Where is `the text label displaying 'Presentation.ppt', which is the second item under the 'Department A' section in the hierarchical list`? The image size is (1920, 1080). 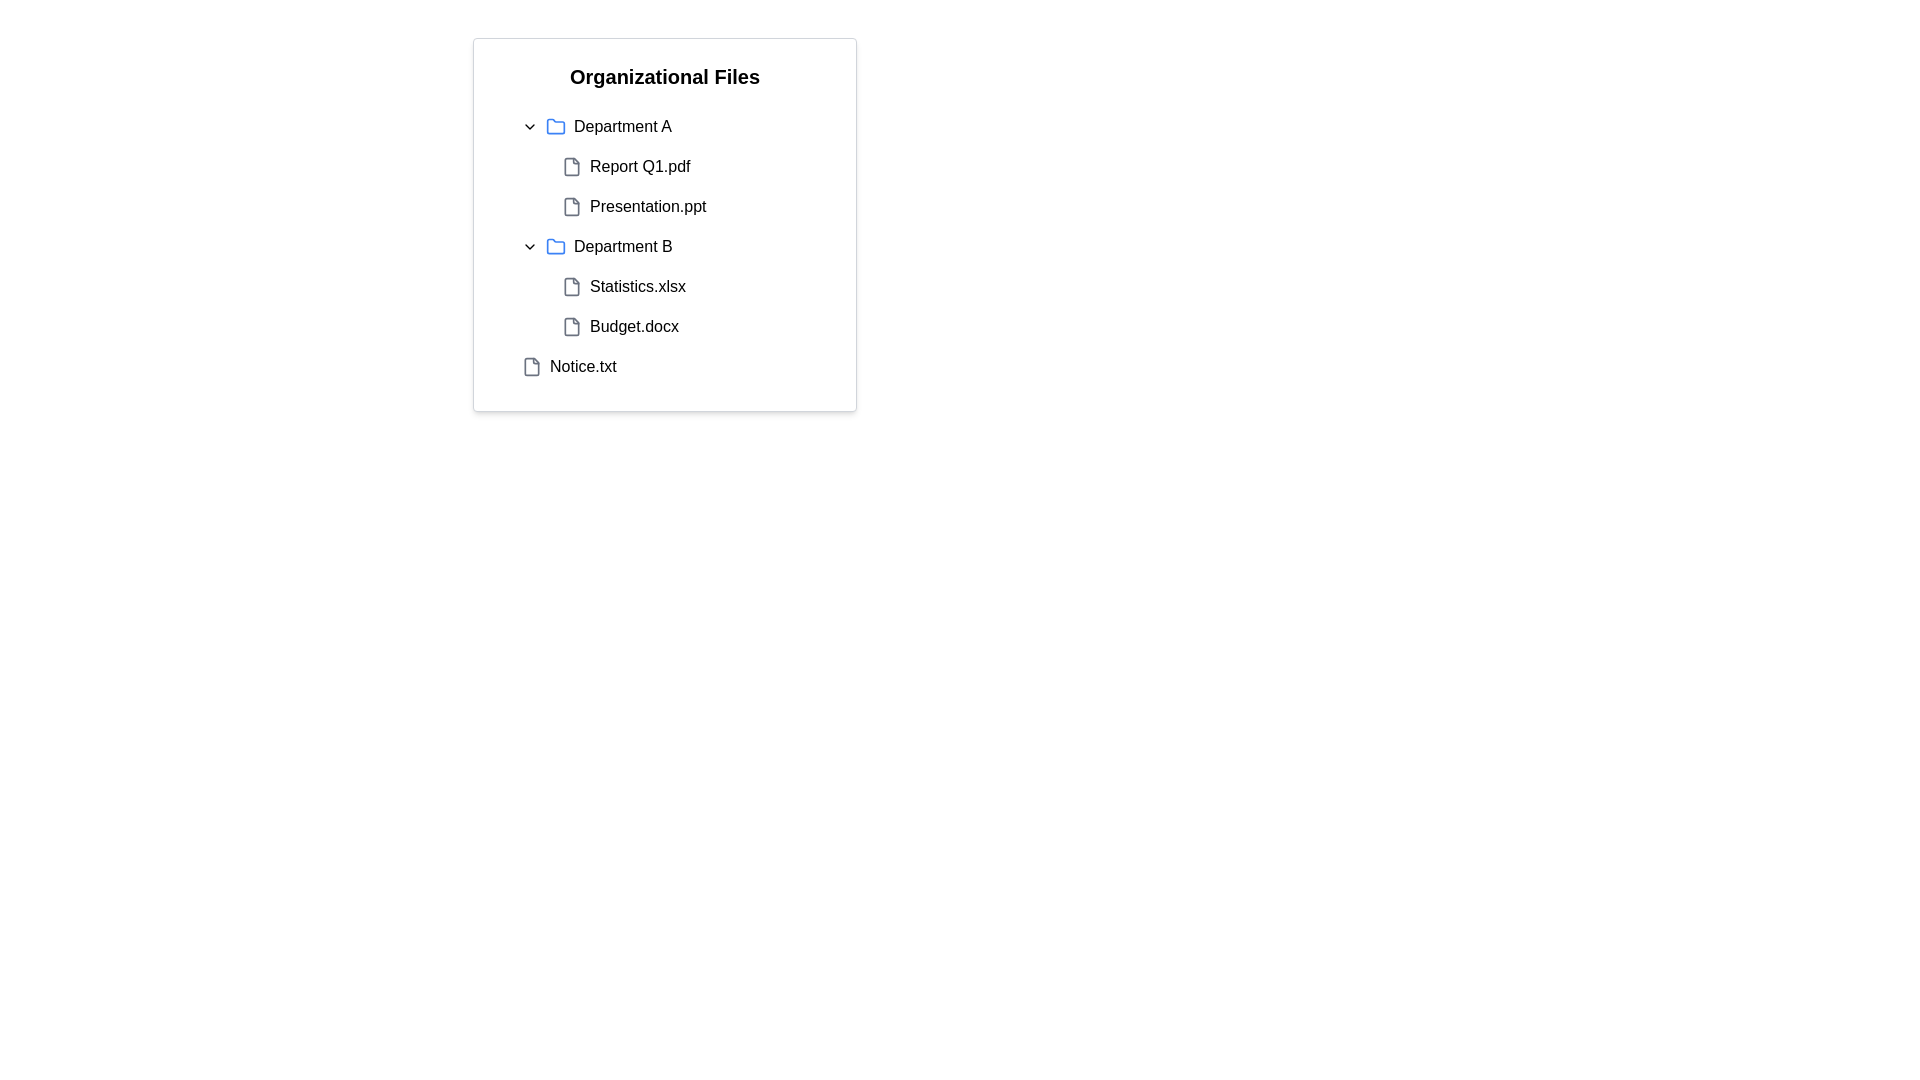
the text label displaying 'Presentation.ppt', which is the second item under the 'Department A' section in the hierarchical list is located at coordinates (648, 207).